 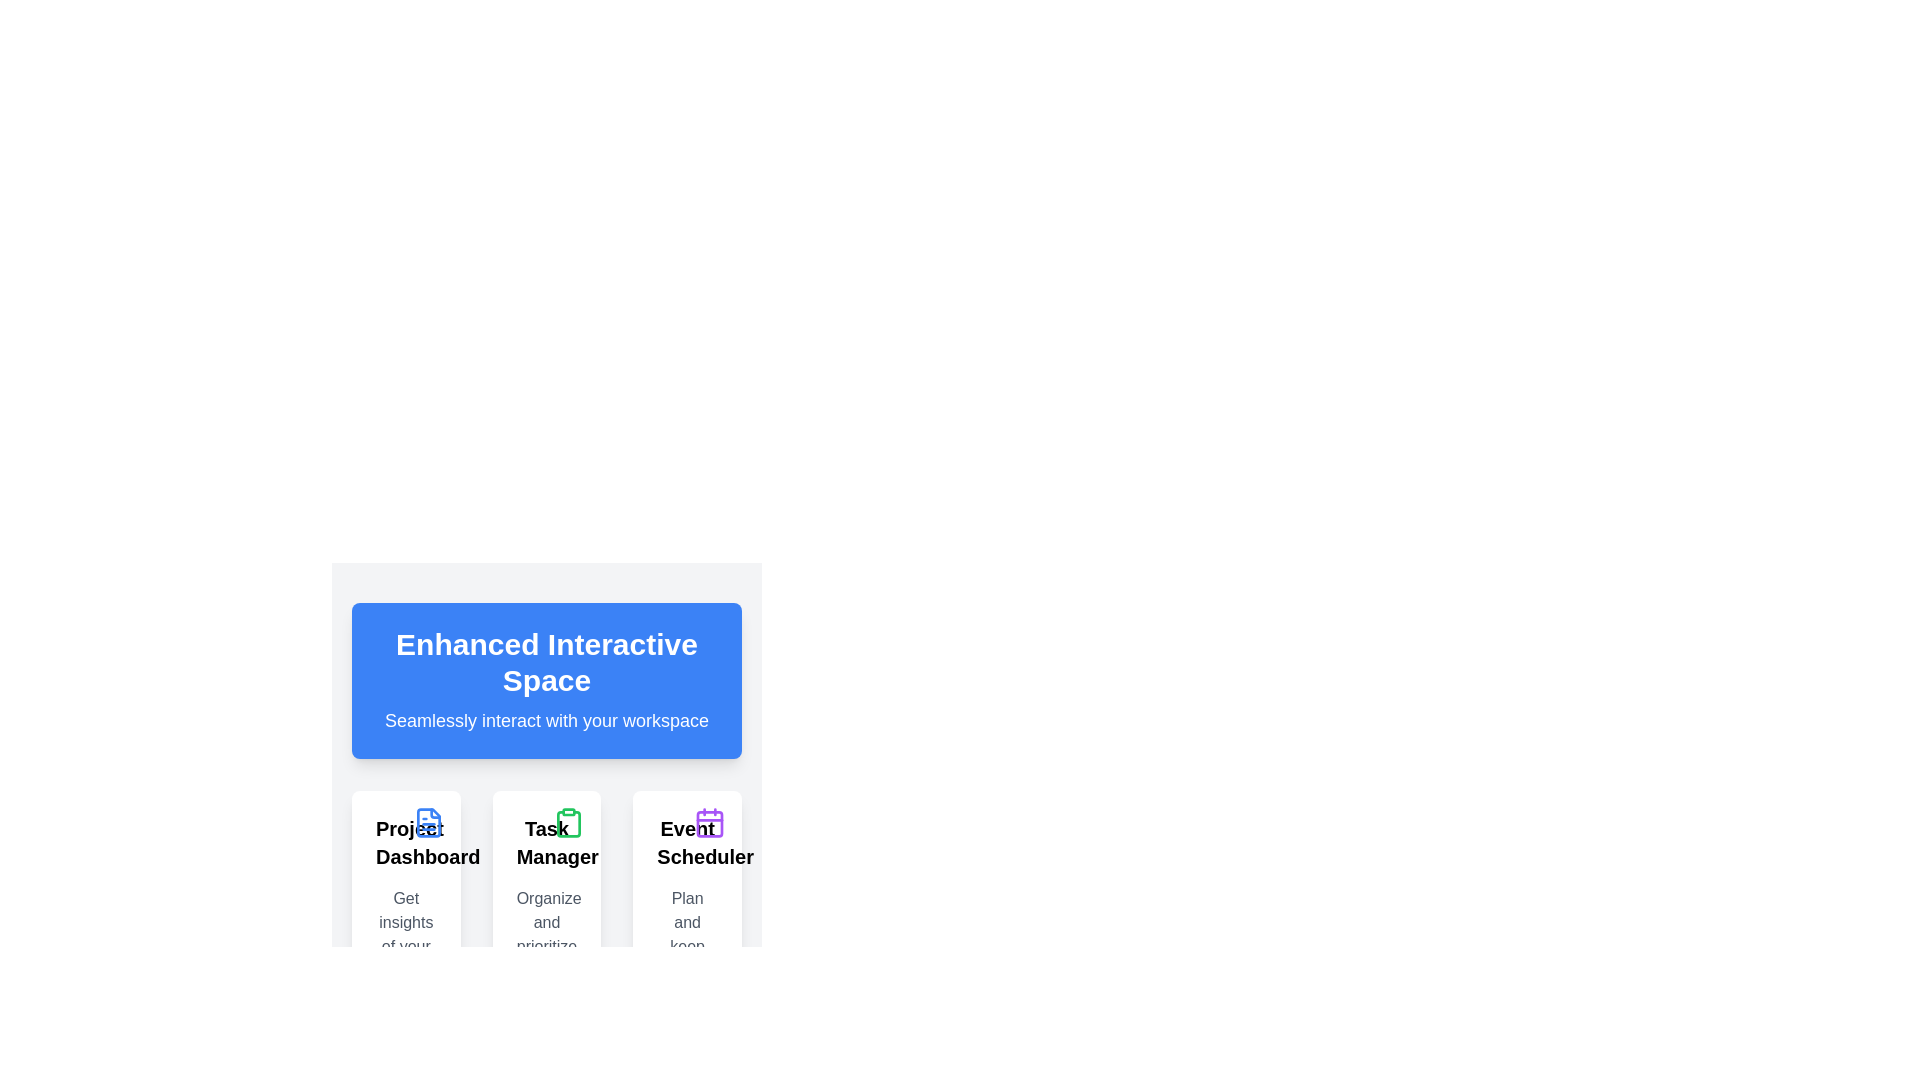 What do you see at coordinates (710, 822) in the screenshot?
I see `properties of the purple calendar icon located at the top-right corner of the 'Event Scheduler' card` at bounding box center [710, 822].